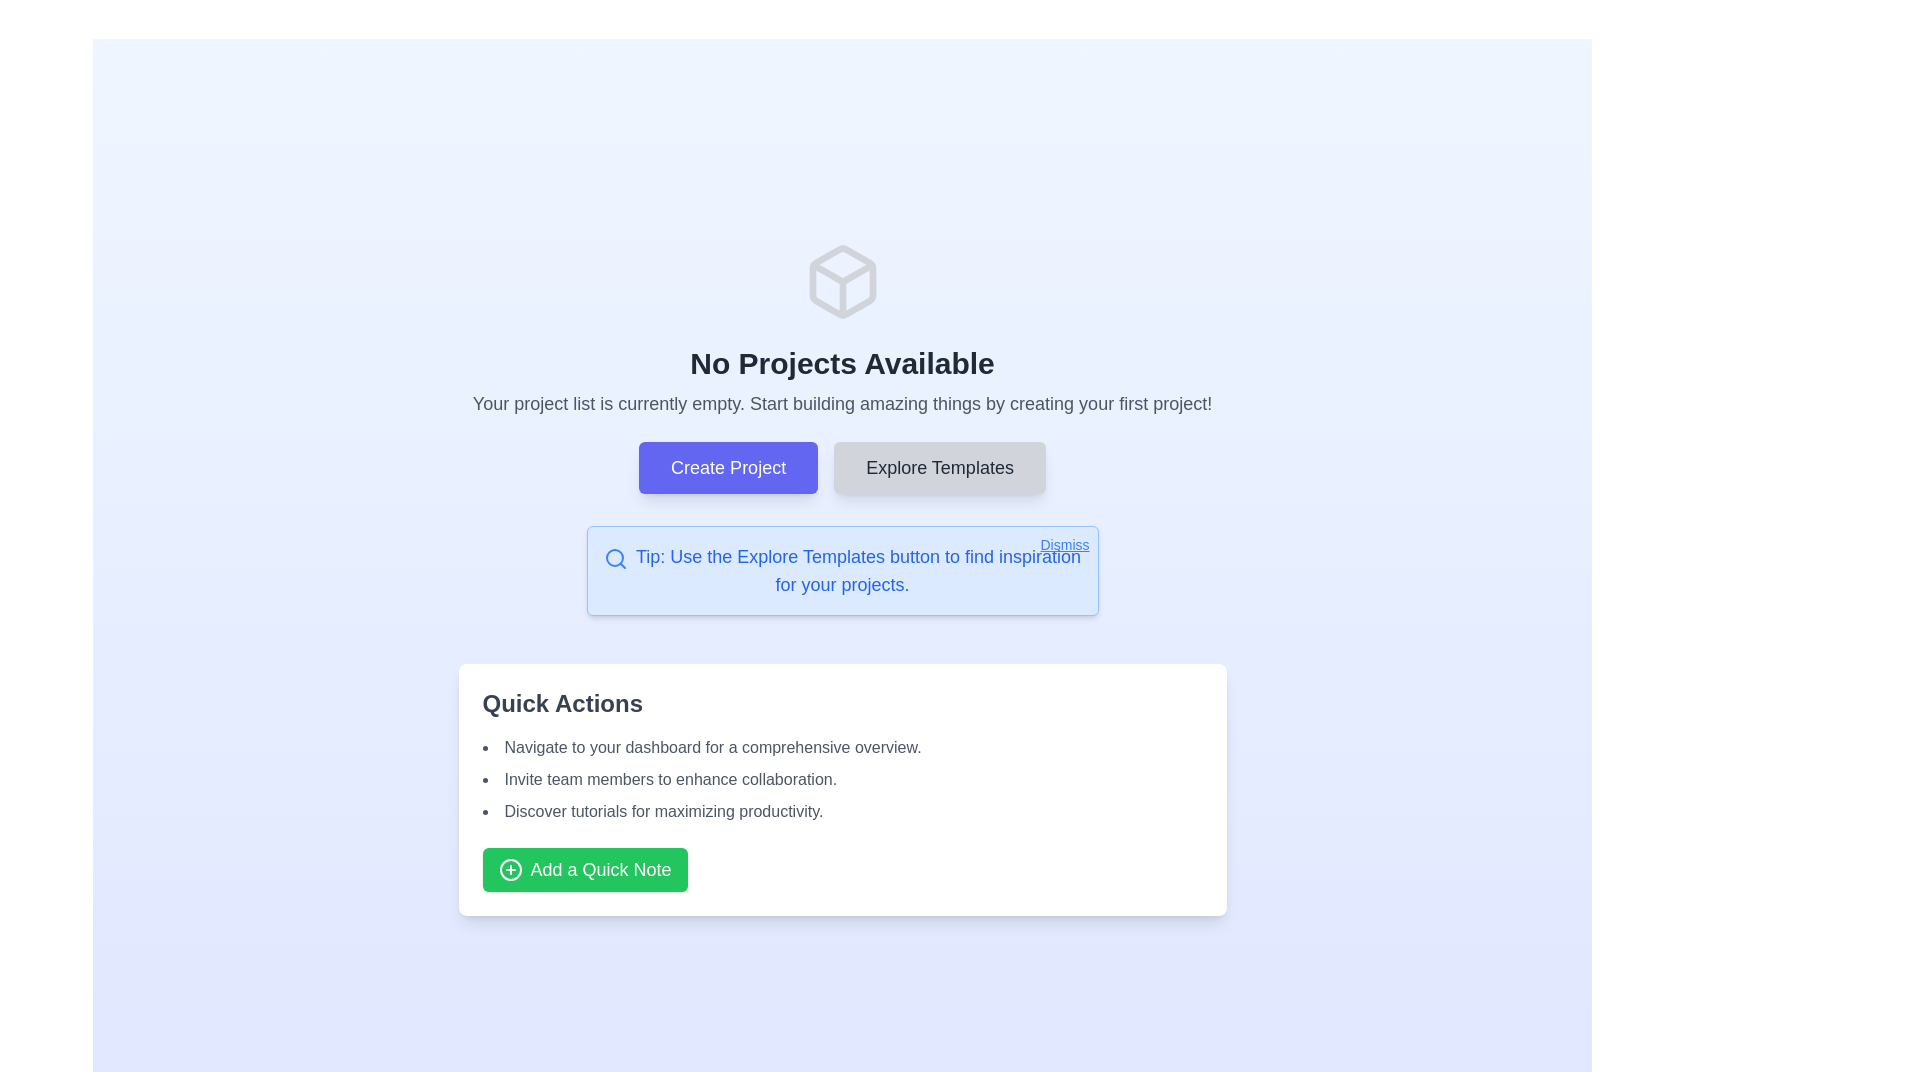  Describe the element at coordinates (842, 363) in the screenshot. I see `the text label or header that indicates there are no projects currently displayed, located centrally in the interface` at that location.